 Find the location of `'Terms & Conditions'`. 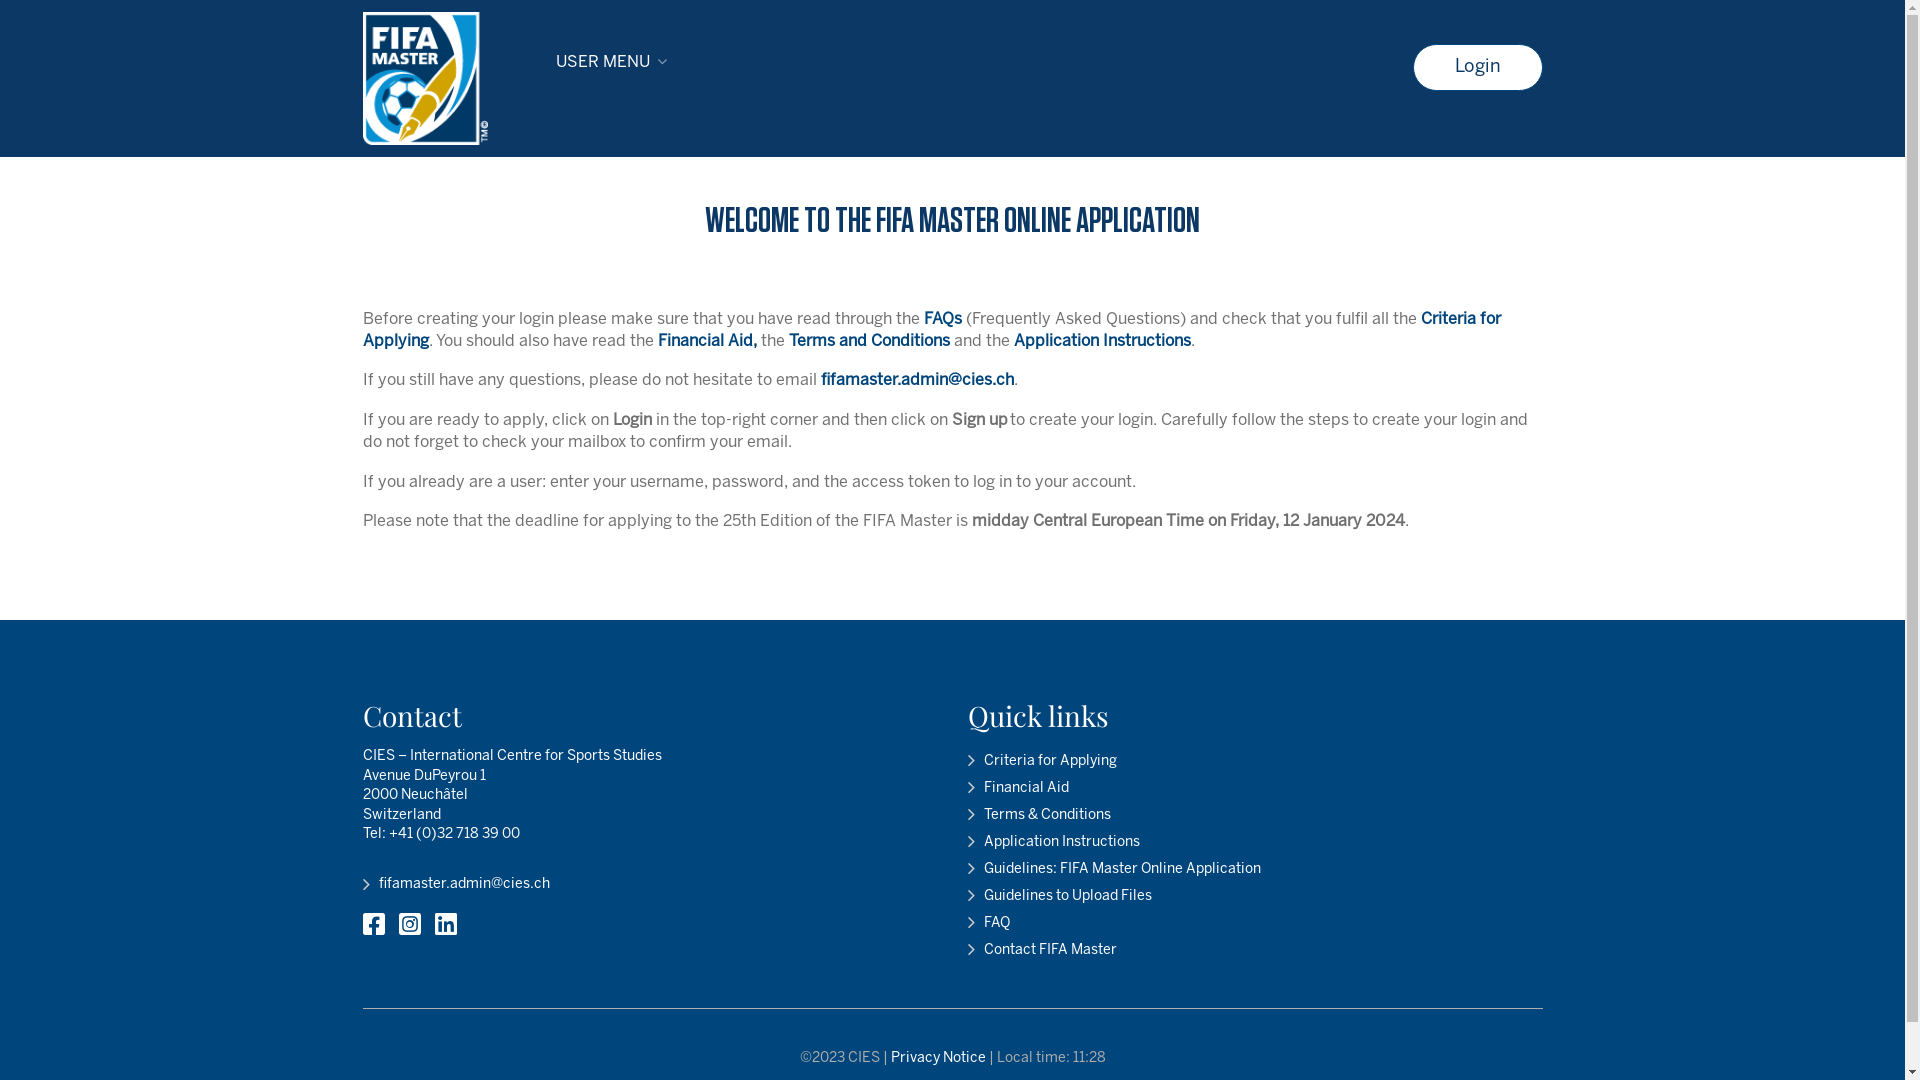

'Terms & Conditions' is located at coordinates (1039, 817).